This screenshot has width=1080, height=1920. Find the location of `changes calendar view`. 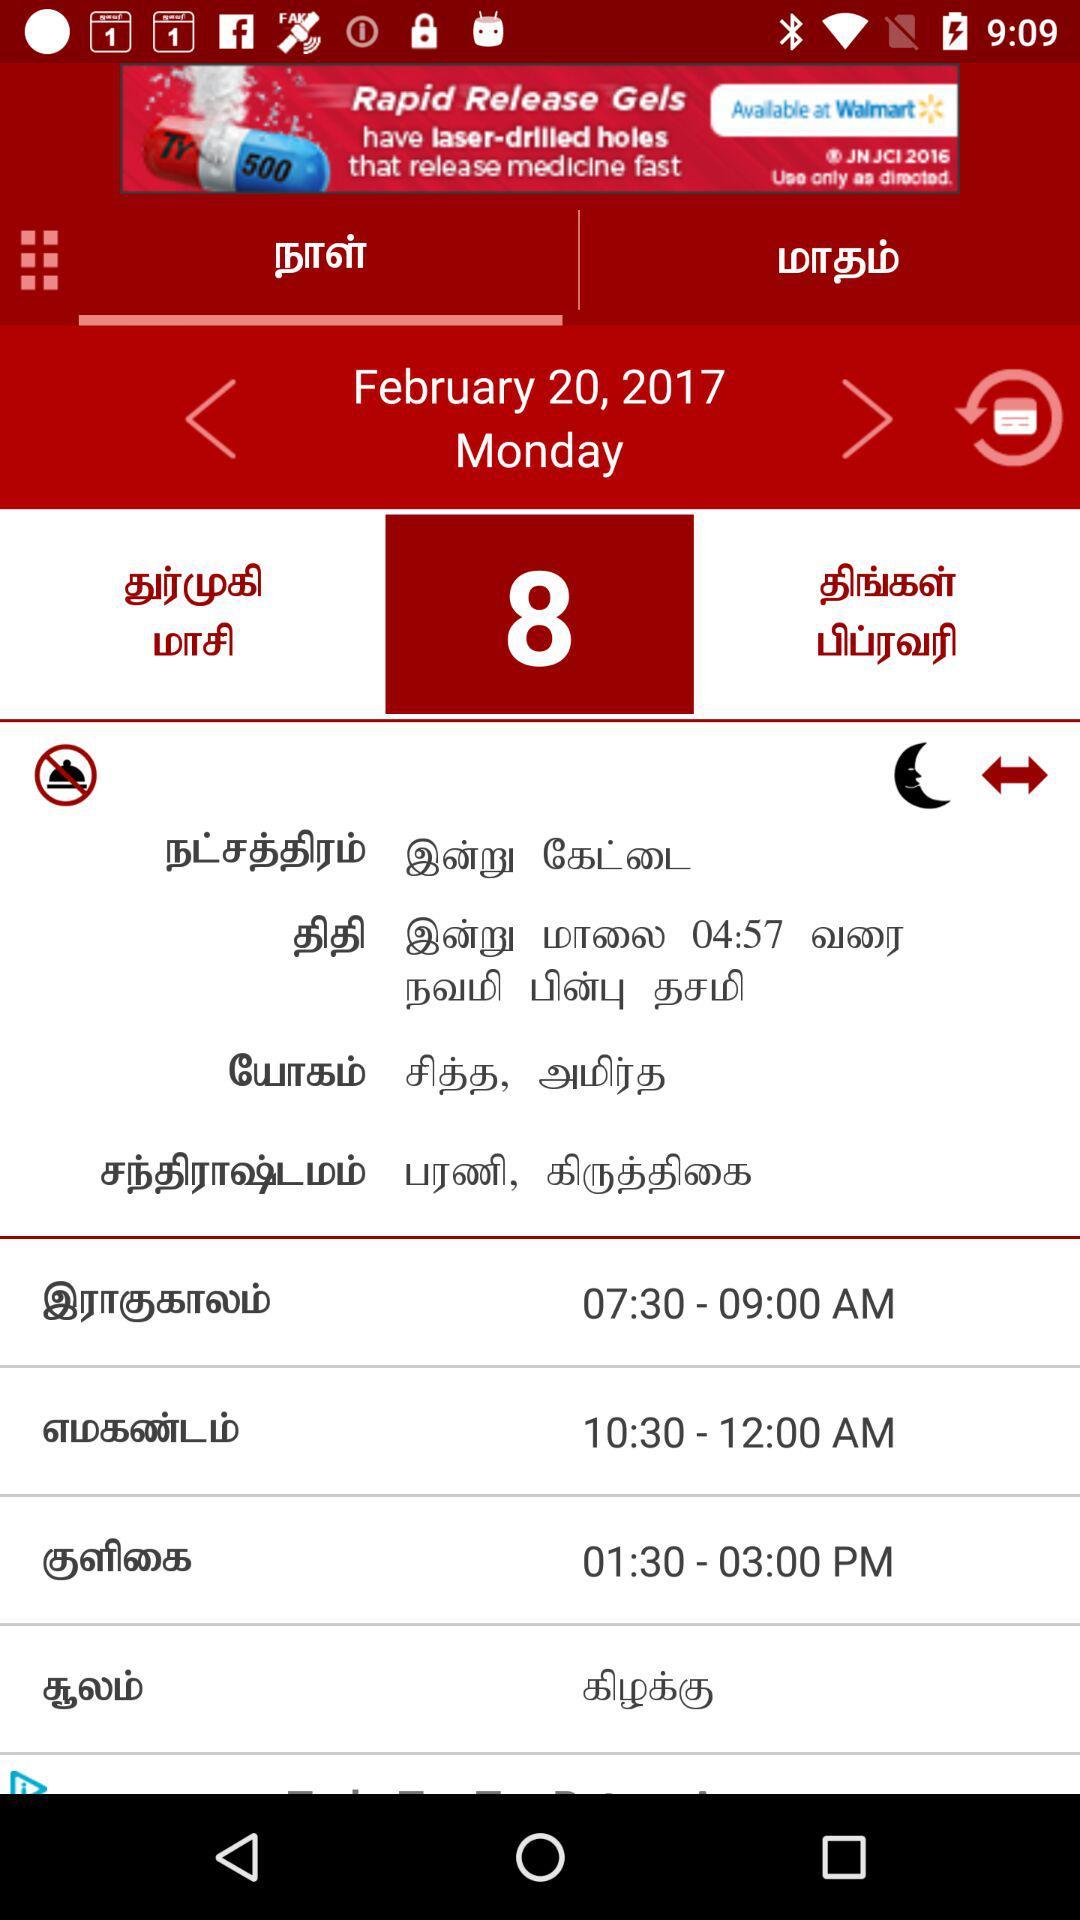

changes calendar view is located at coordinates (1008, 416).